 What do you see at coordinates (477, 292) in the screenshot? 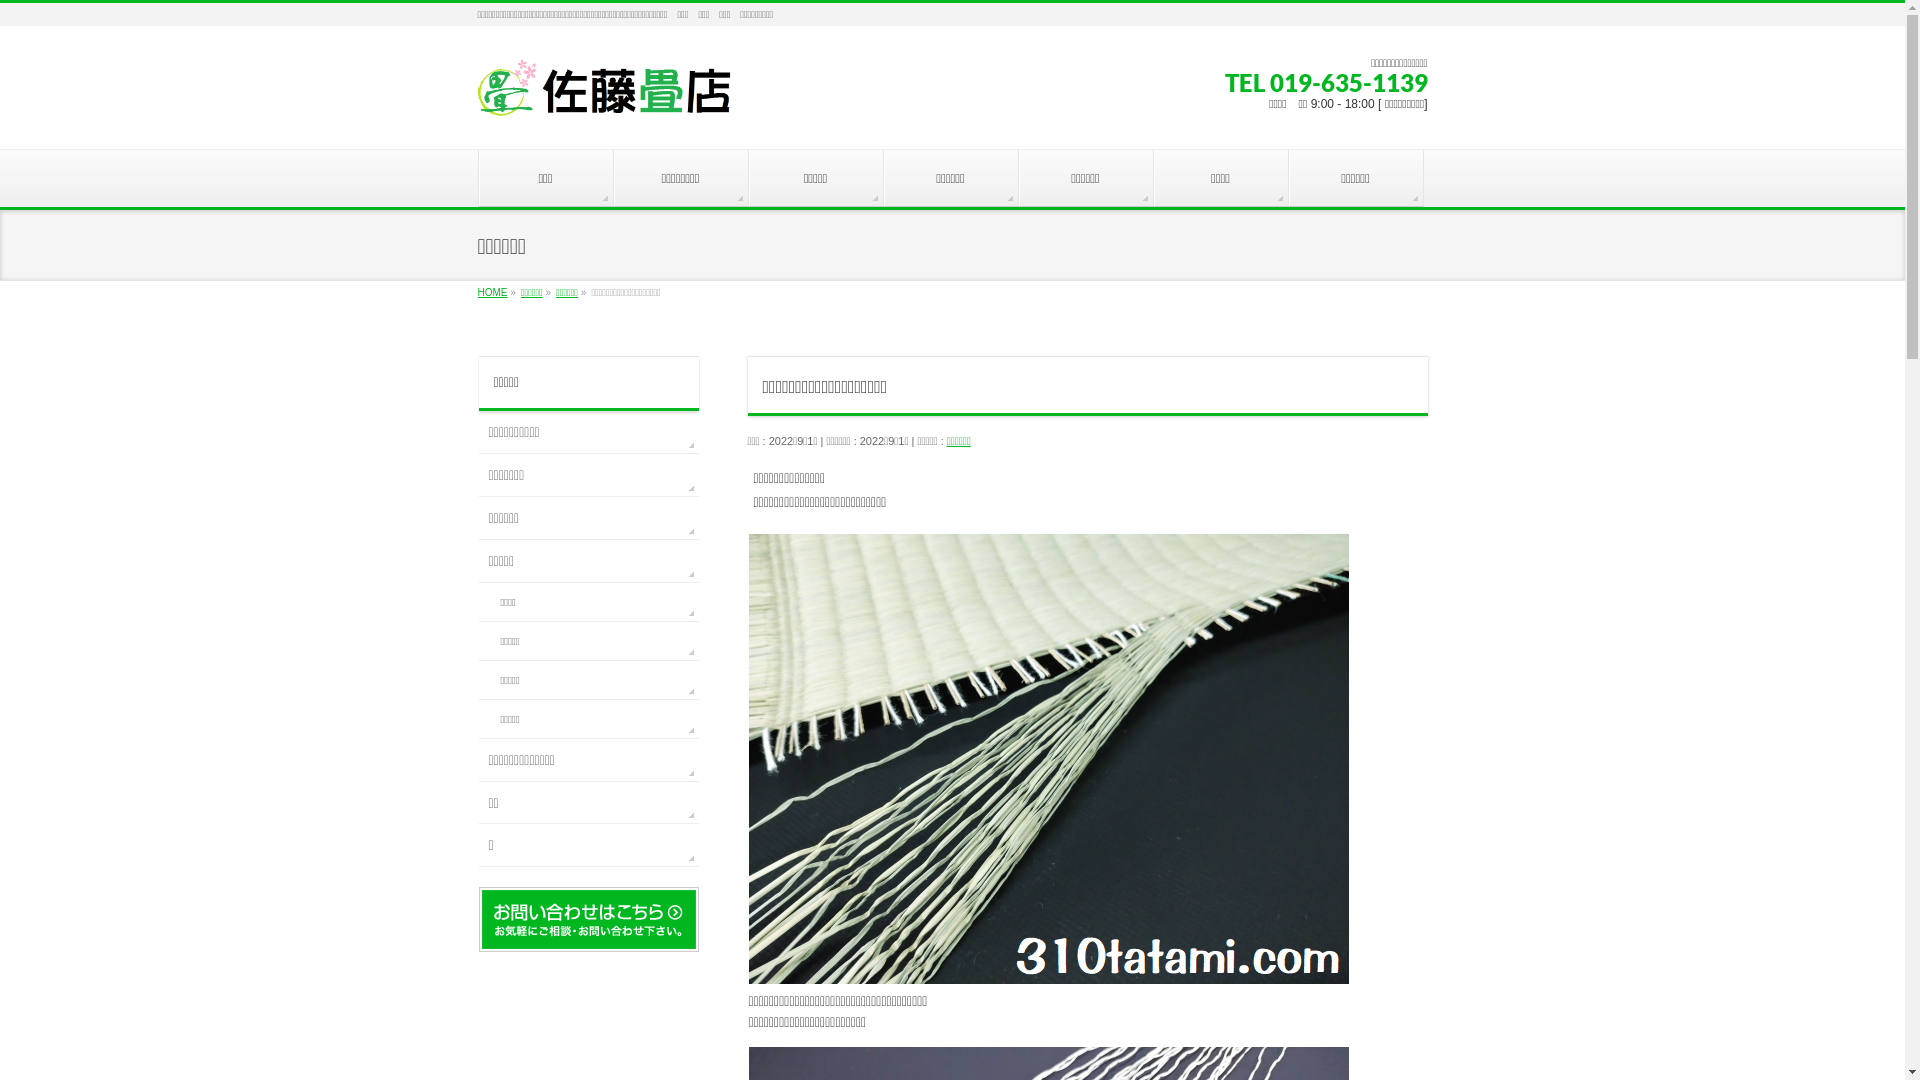
I see `'HOME'` at bounding box center [477, 292].